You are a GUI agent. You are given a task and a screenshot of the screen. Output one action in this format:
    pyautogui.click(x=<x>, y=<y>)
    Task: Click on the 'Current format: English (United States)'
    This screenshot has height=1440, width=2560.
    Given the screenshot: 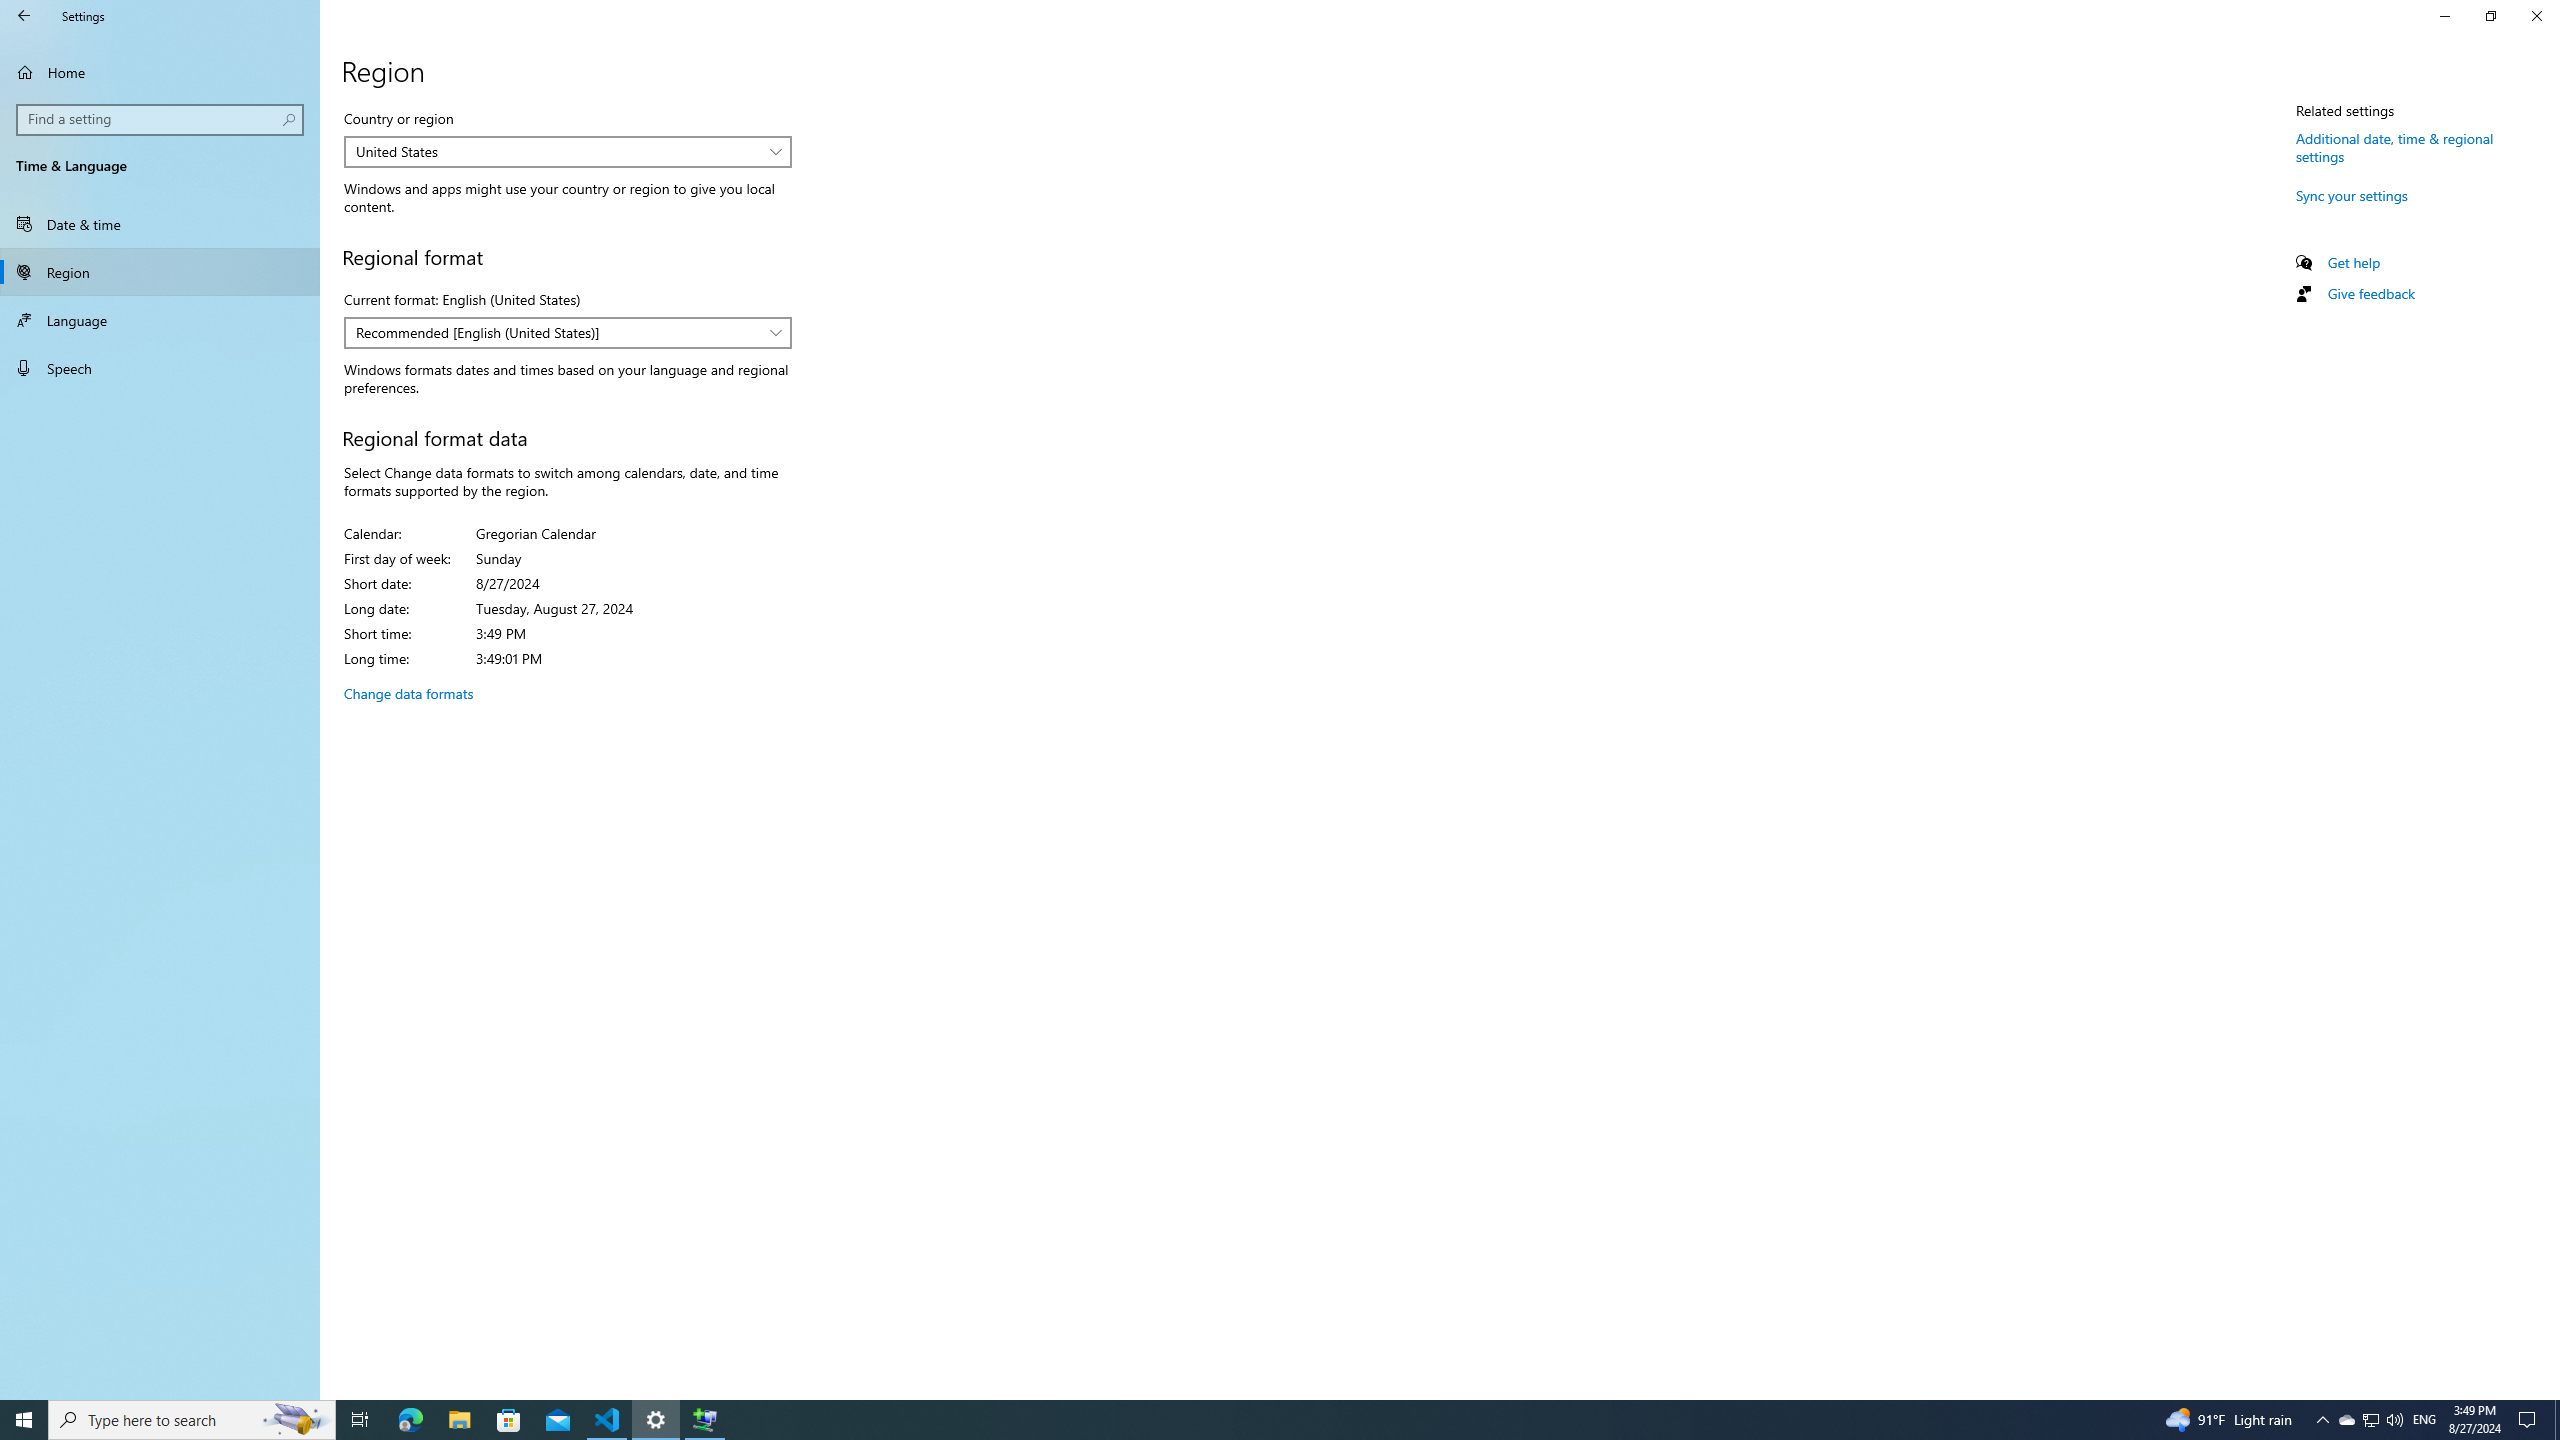 What is the action you would take?
    pyautogui.click(x=566, y=332)
    